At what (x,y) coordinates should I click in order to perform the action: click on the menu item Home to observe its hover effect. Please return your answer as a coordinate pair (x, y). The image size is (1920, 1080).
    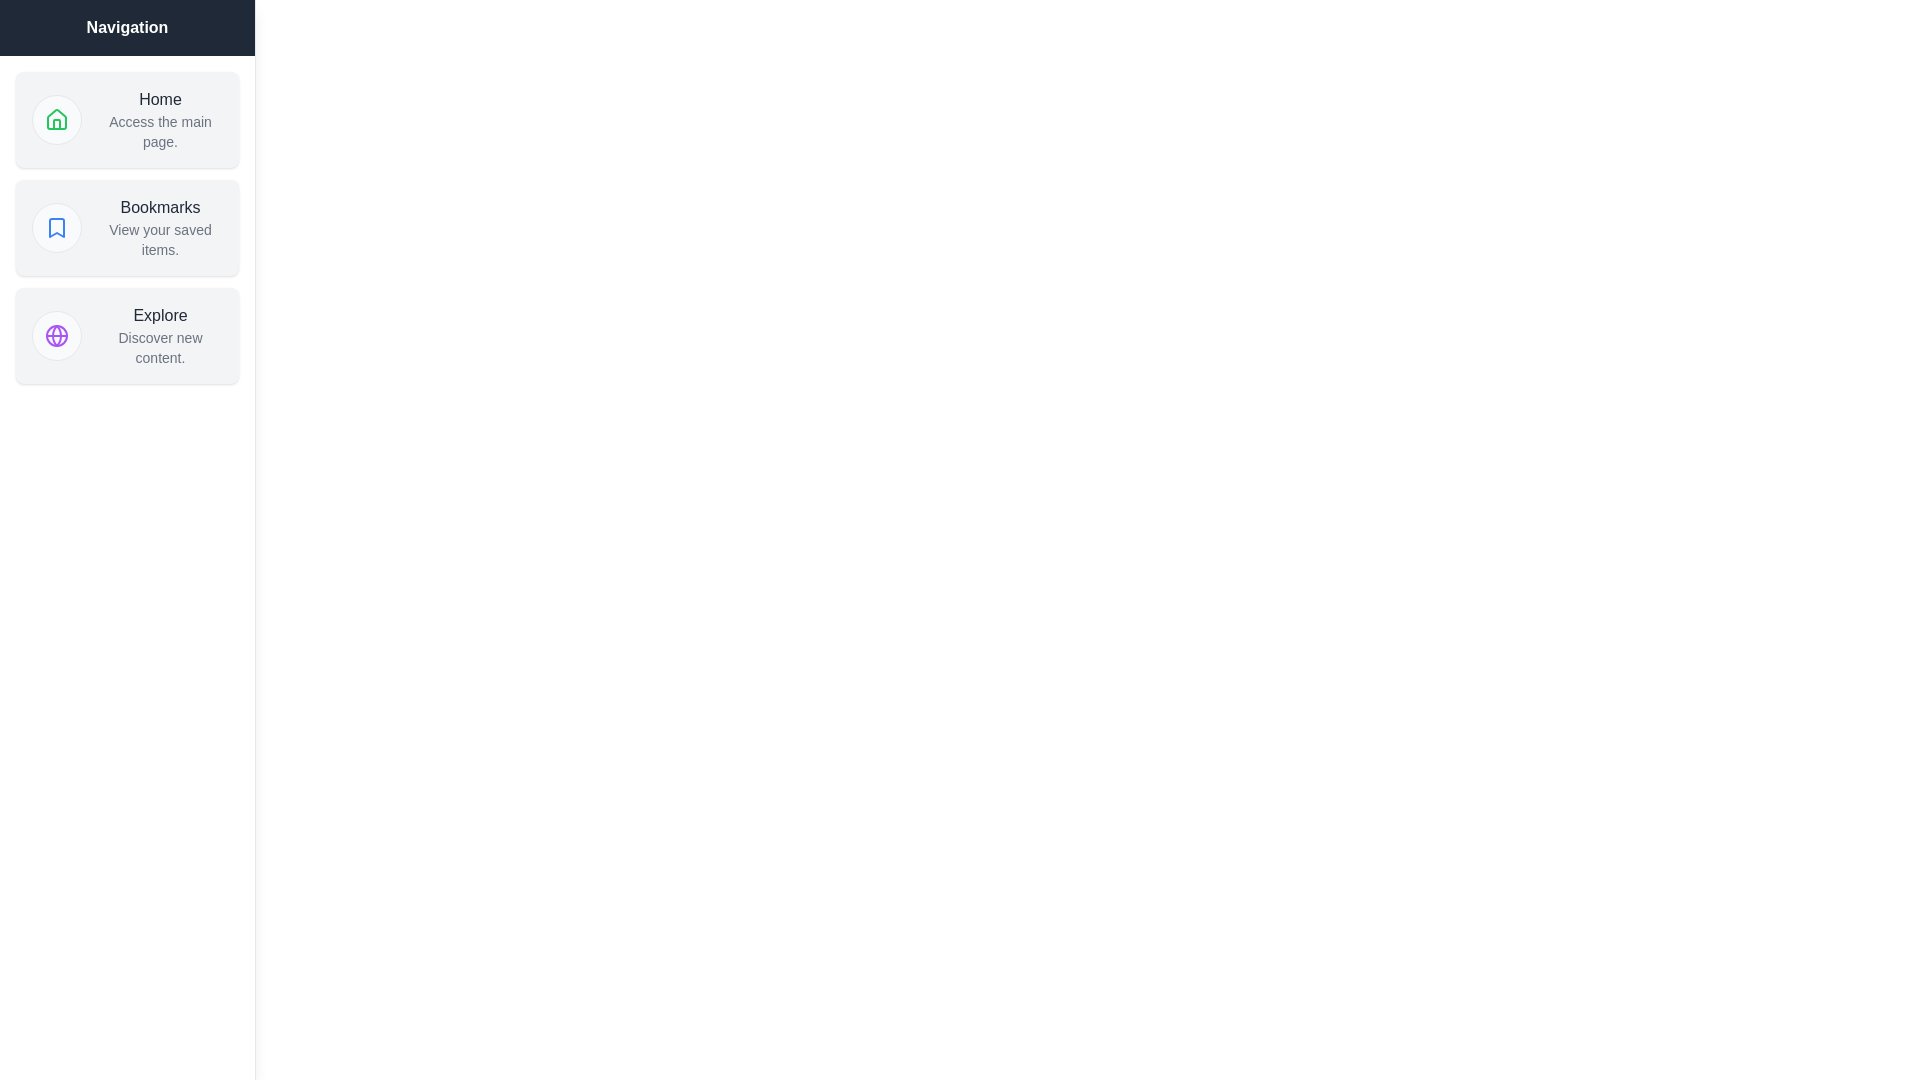
    Looking at the image, I should click on (126, 119).